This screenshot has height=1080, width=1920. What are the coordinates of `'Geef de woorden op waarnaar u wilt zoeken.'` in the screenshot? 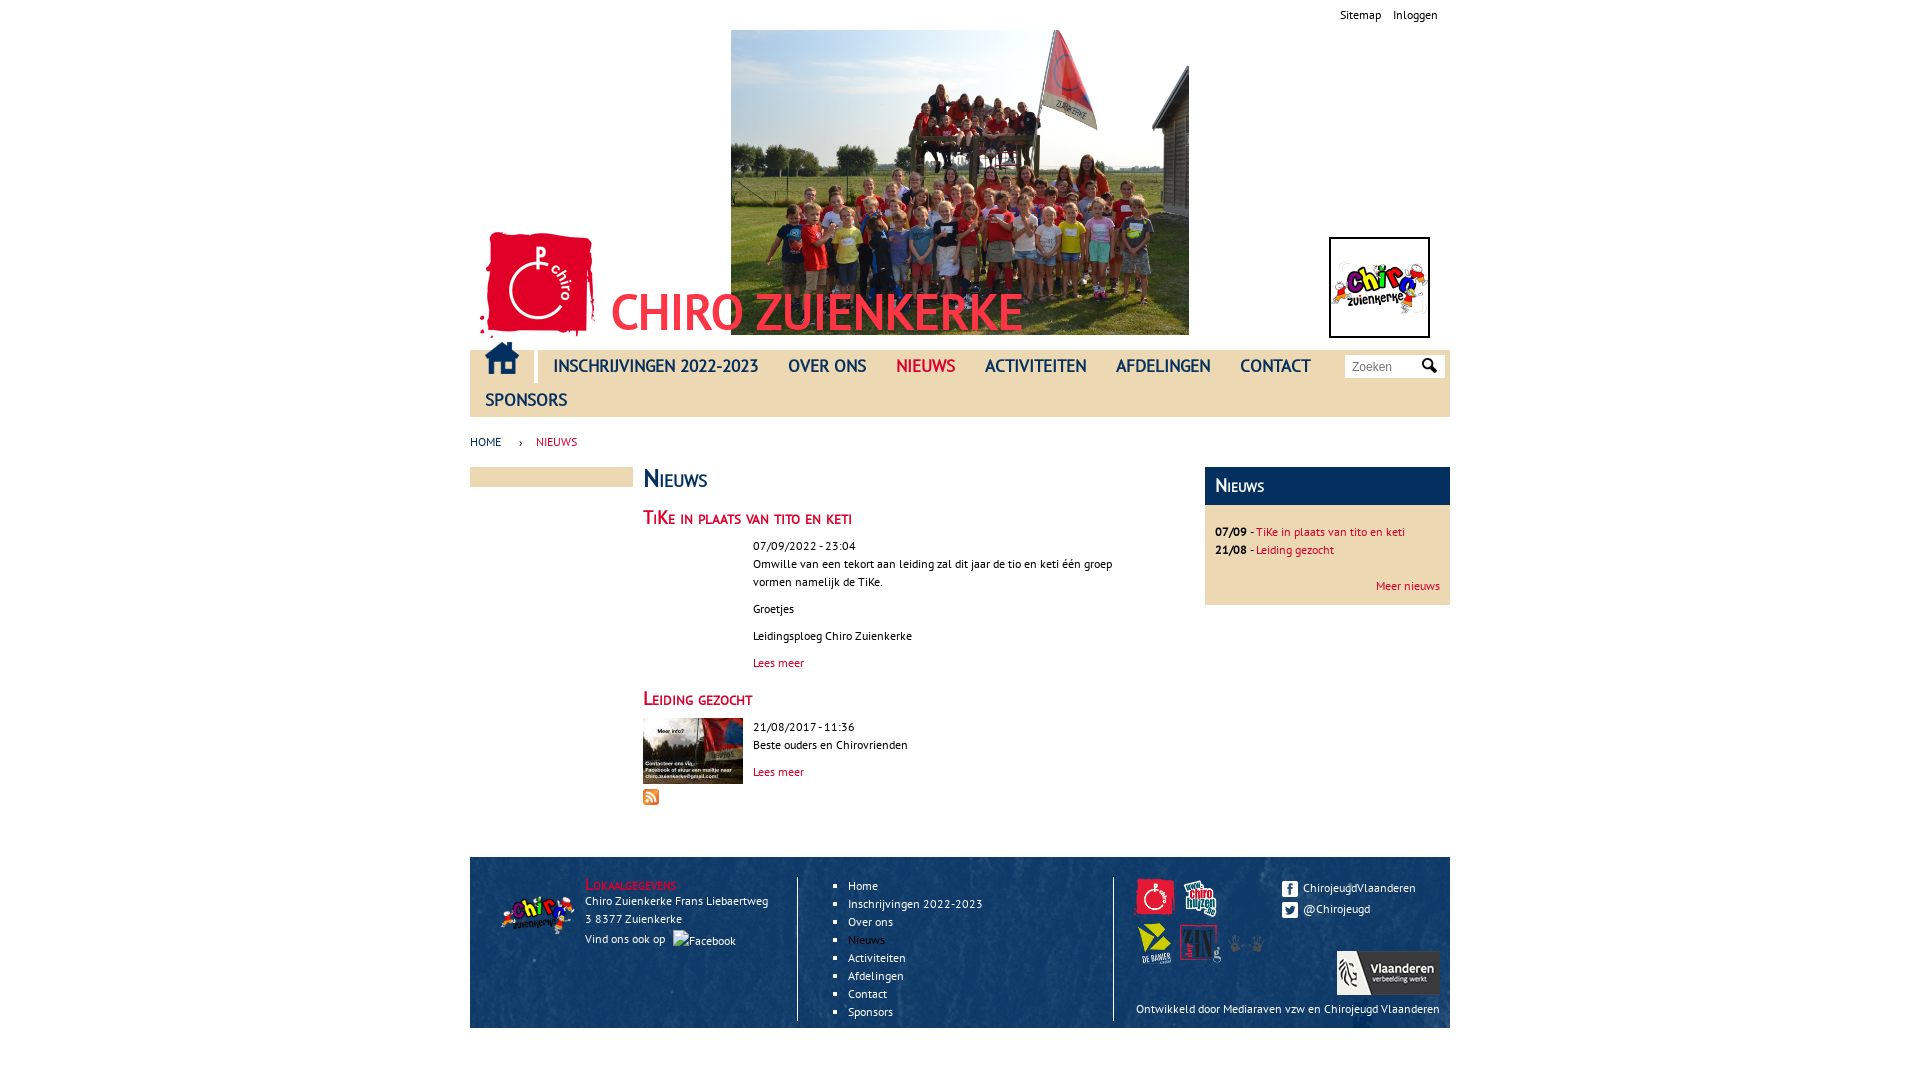 It's located at (1384, 366).